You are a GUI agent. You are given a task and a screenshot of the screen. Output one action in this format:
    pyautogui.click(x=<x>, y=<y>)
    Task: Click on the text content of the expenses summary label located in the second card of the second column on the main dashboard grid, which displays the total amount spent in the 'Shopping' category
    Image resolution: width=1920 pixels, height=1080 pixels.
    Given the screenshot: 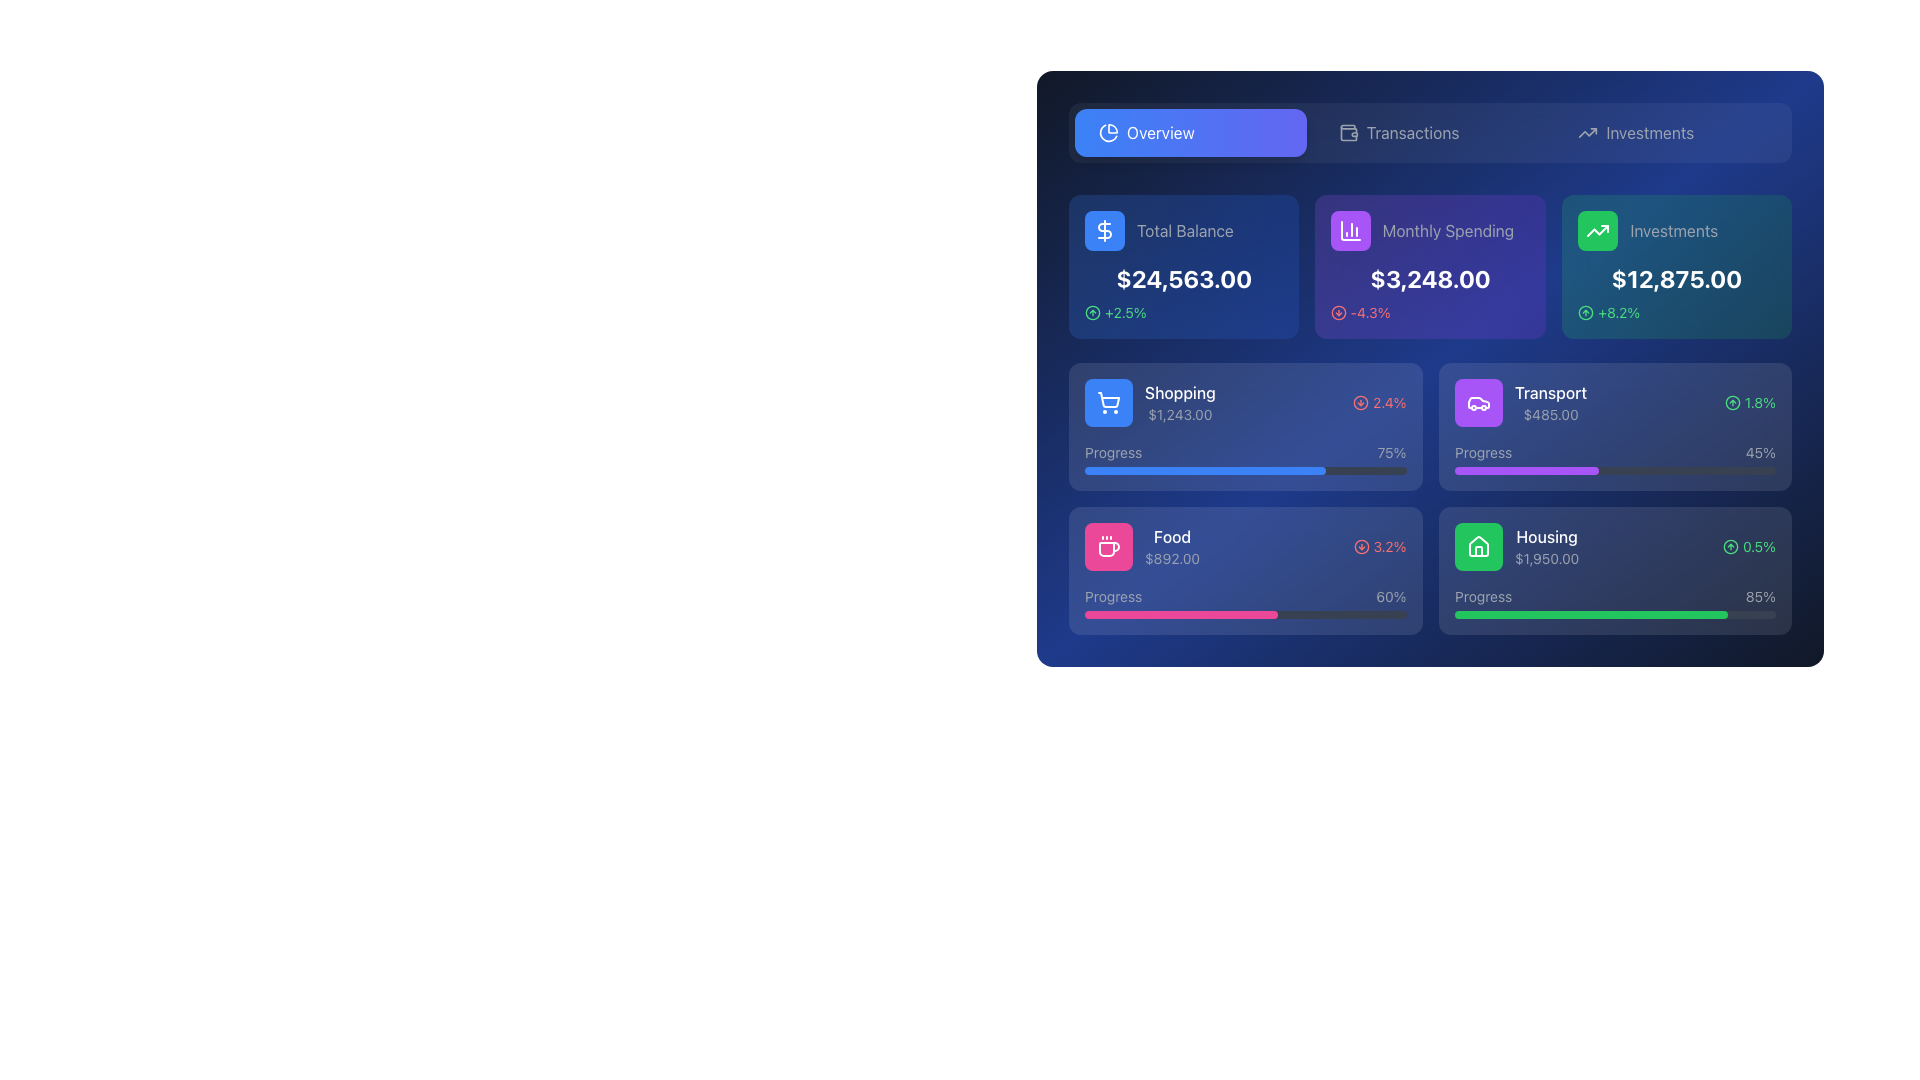 What is the action you would take?
    pyautogui.click(x=1180, y=402)
    